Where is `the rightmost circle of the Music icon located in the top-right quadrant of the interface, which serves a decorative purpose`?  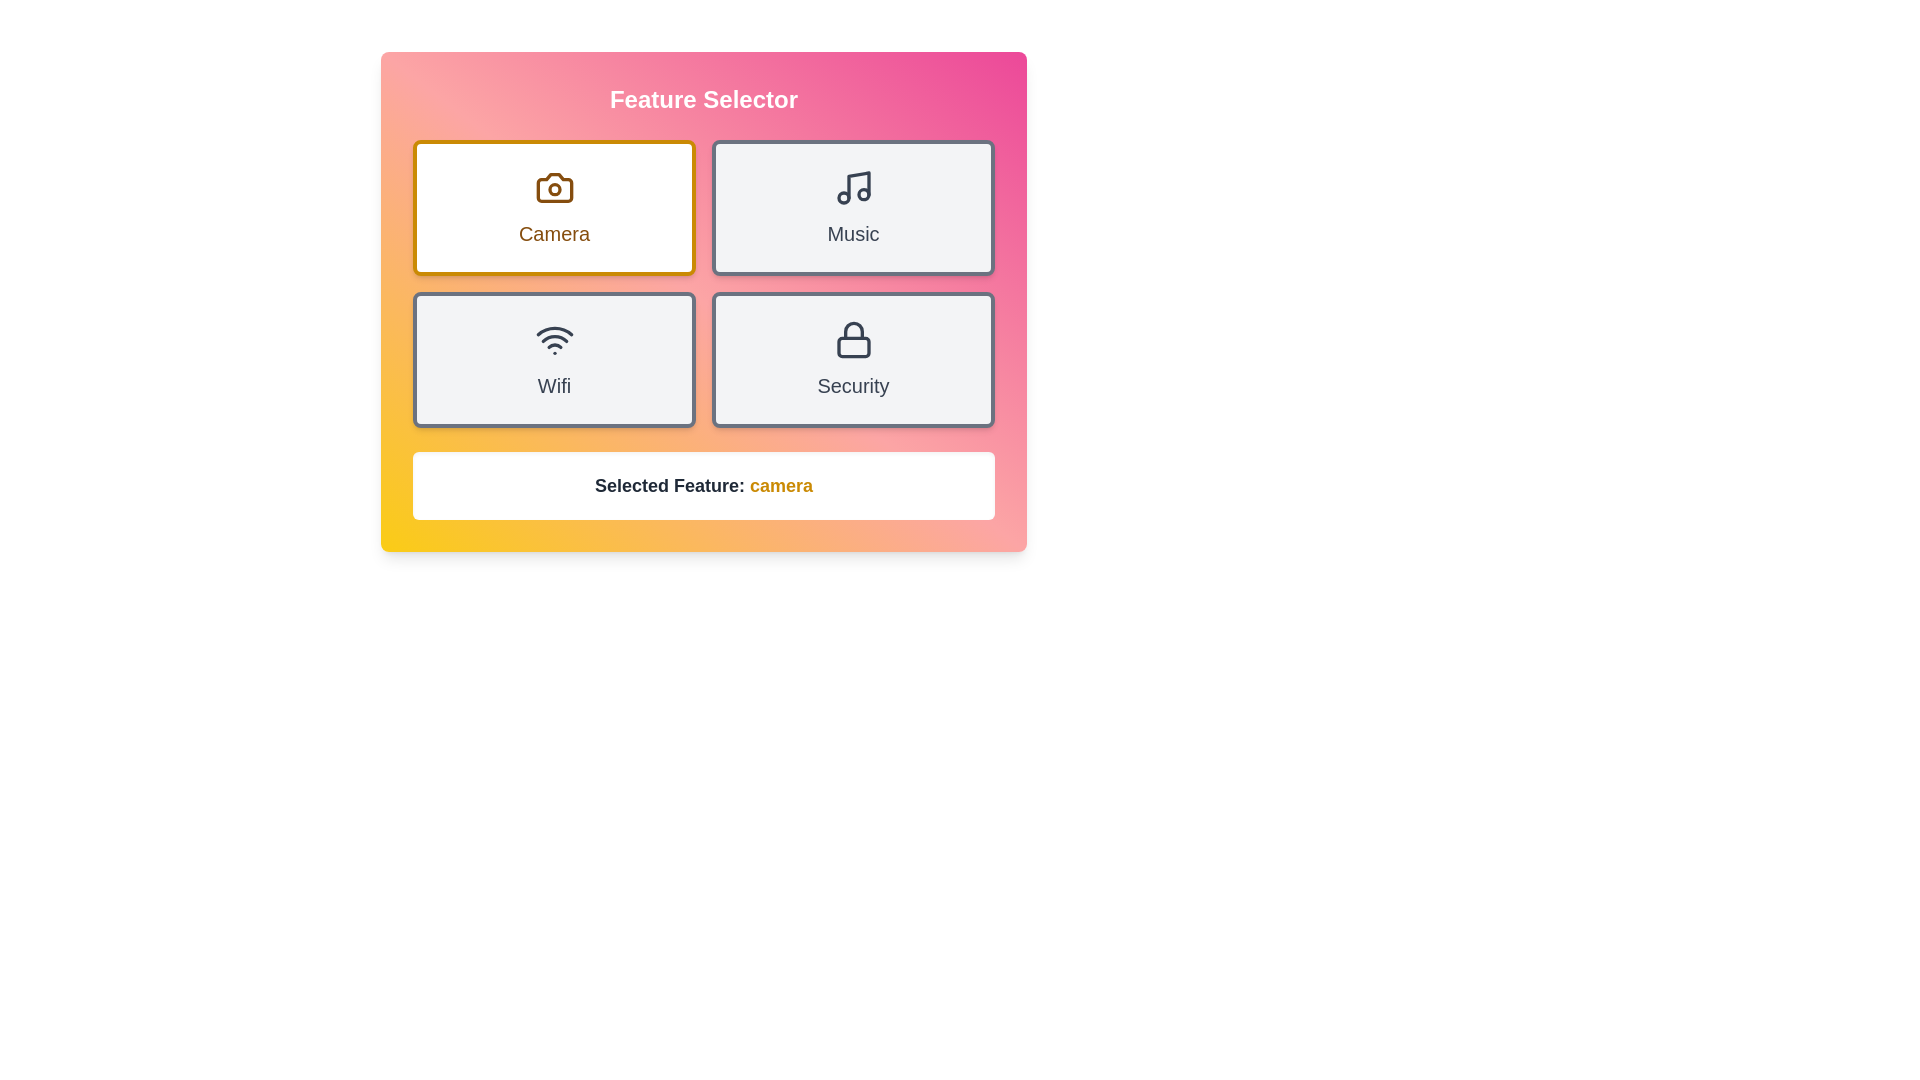
the rightmost circle of the Music icon located in the top-right quadrant of the interface, which serves a decorative purpose is located at coordinates (863, 194).